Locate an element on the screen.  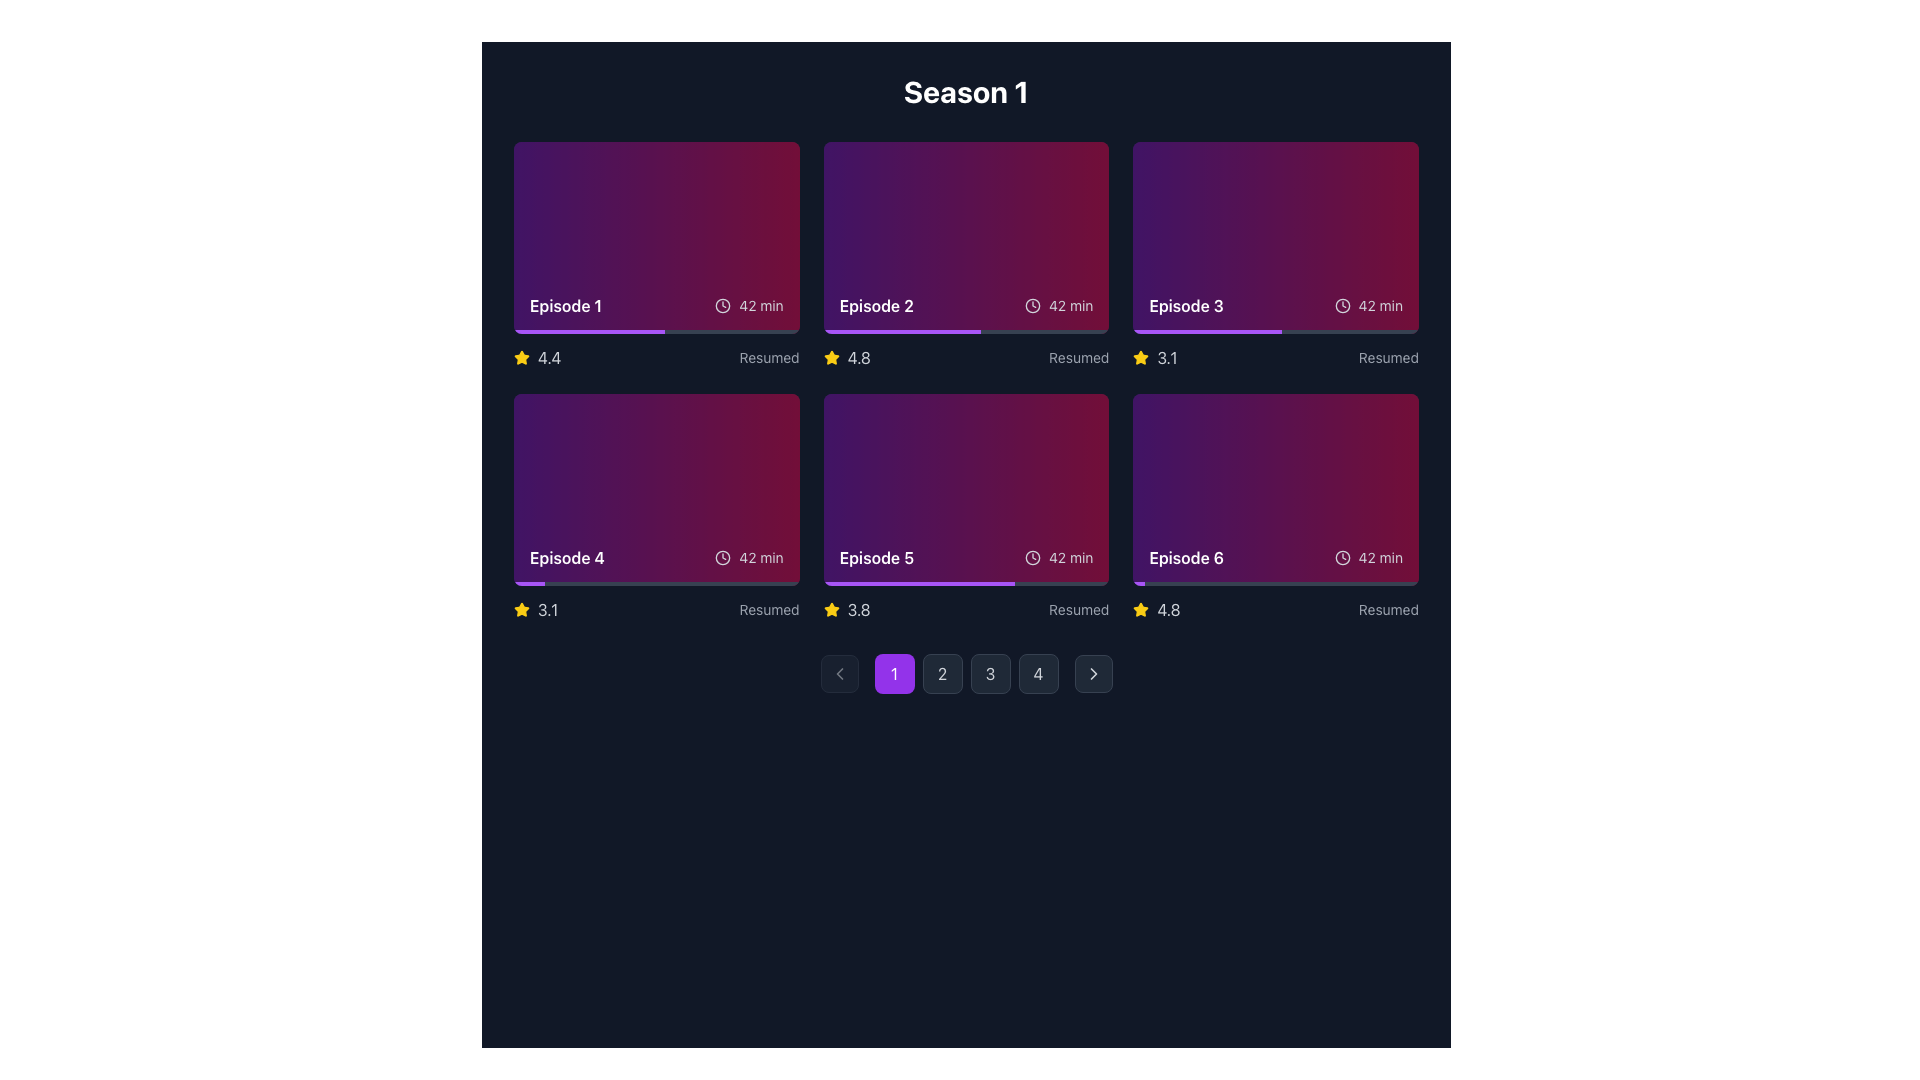
the text display component showing the duration of the episode, which is 42 minutes, located in the upper-right section of the card labeled 'Episode 2' is located at coordinates (1058, 305).